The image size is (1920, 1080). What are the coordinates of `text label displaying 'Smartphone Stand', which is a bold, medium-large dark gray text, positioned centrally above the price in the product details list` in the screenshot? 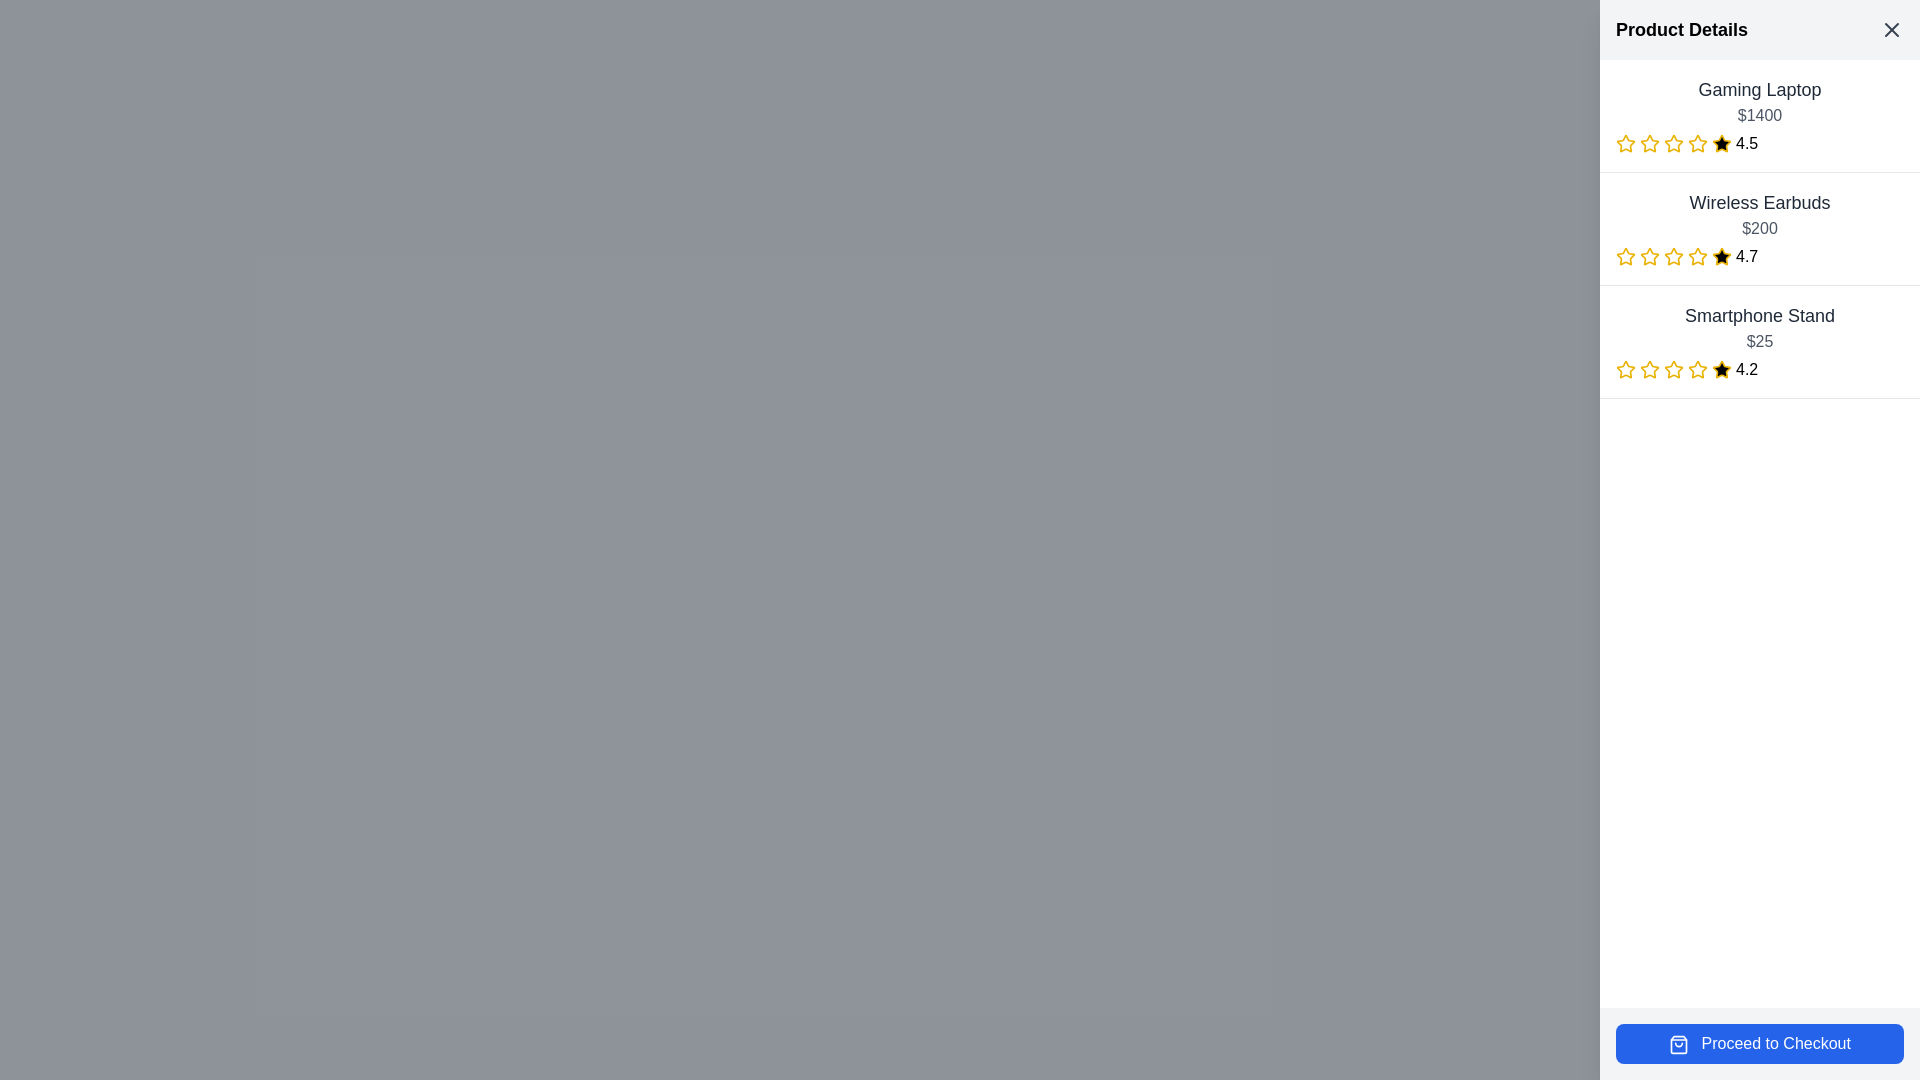 It's located at (1760, 315).